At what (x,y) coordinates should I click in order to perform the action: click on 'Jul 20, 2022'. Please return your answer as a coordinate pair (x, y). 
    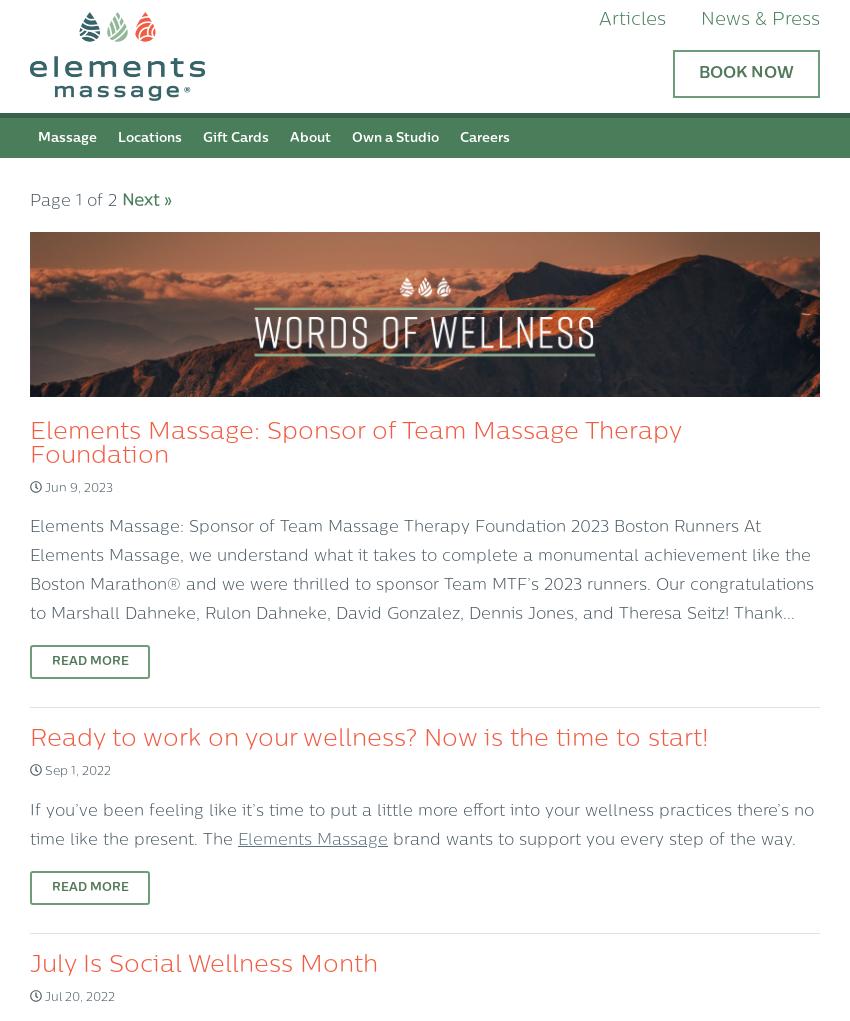
    Looking at the image, I should click on (40, 997).